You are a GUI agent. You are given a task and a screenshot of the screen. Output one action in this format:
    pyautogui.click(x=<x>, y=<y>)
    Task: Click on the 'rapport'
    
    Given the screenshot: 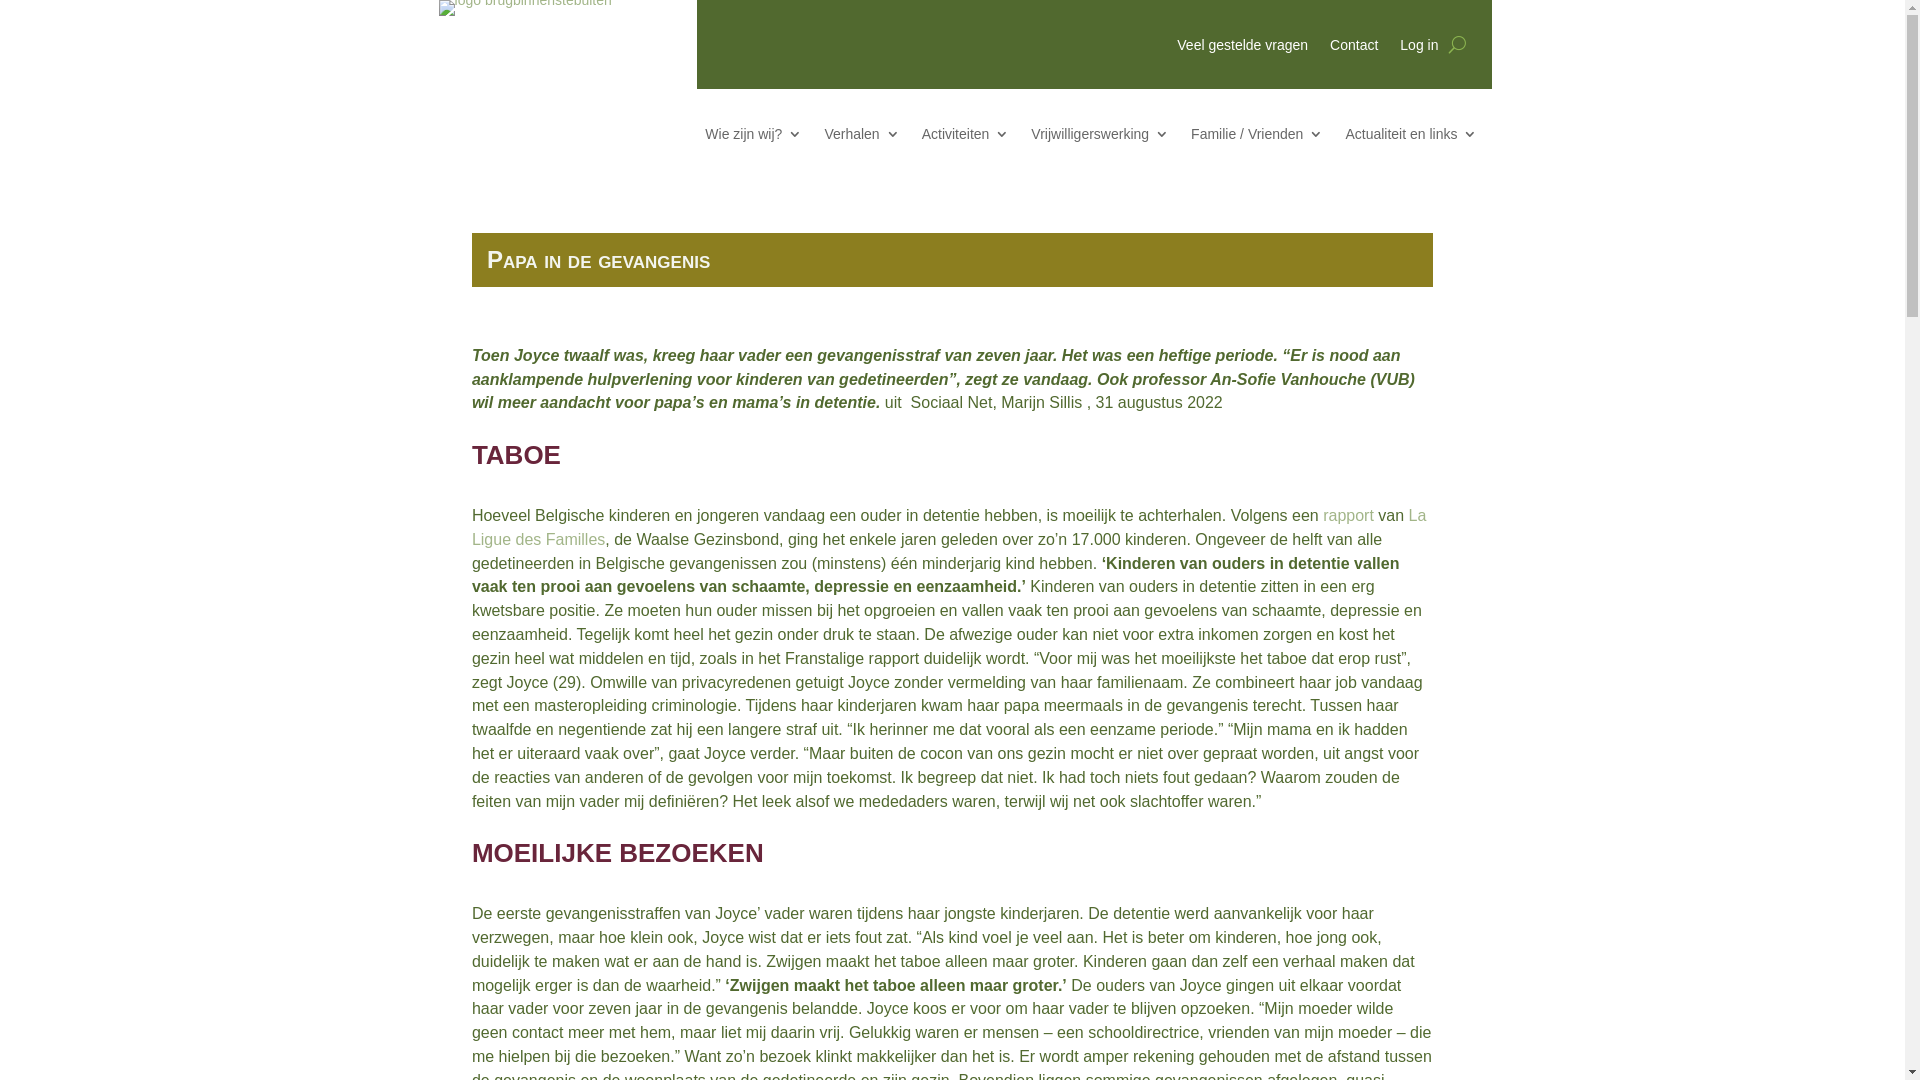 What is the action you would take?
    pyautogui.click(x=1348, y=514)
    